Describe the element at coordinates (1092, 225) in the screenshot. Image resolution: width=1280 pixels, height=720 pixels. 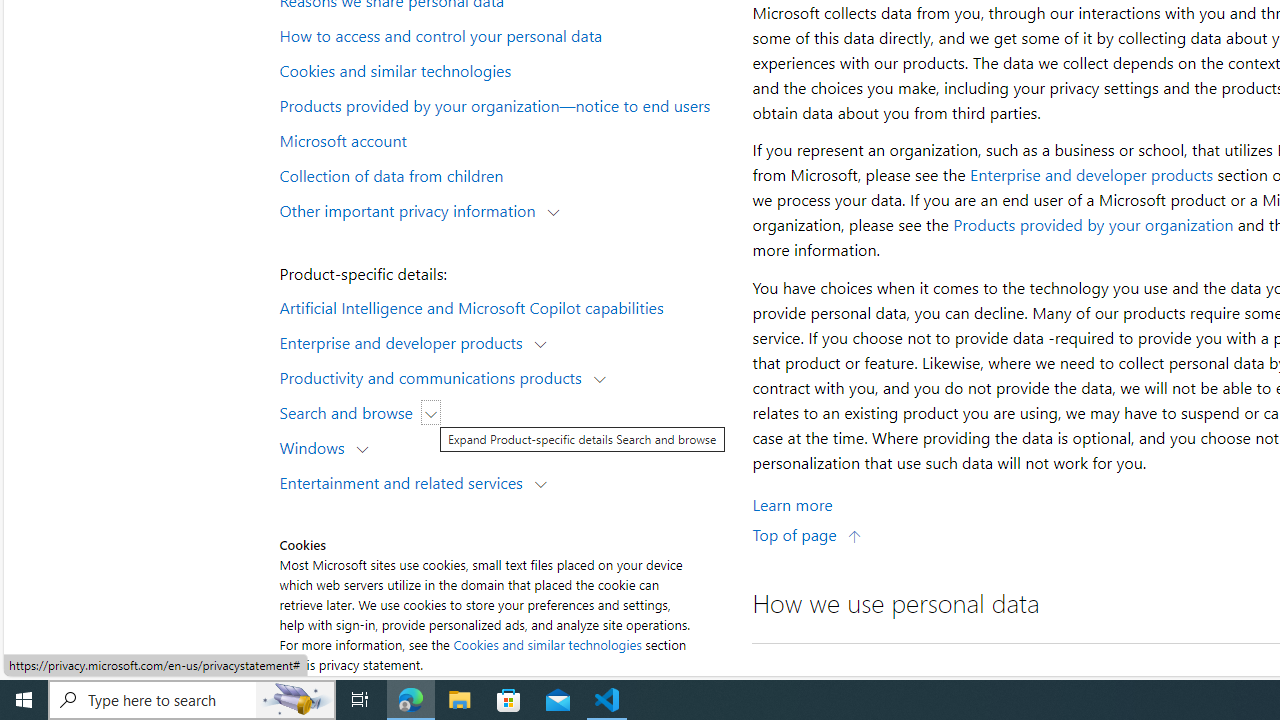
I see `'Products provided by your organization'` at that location.